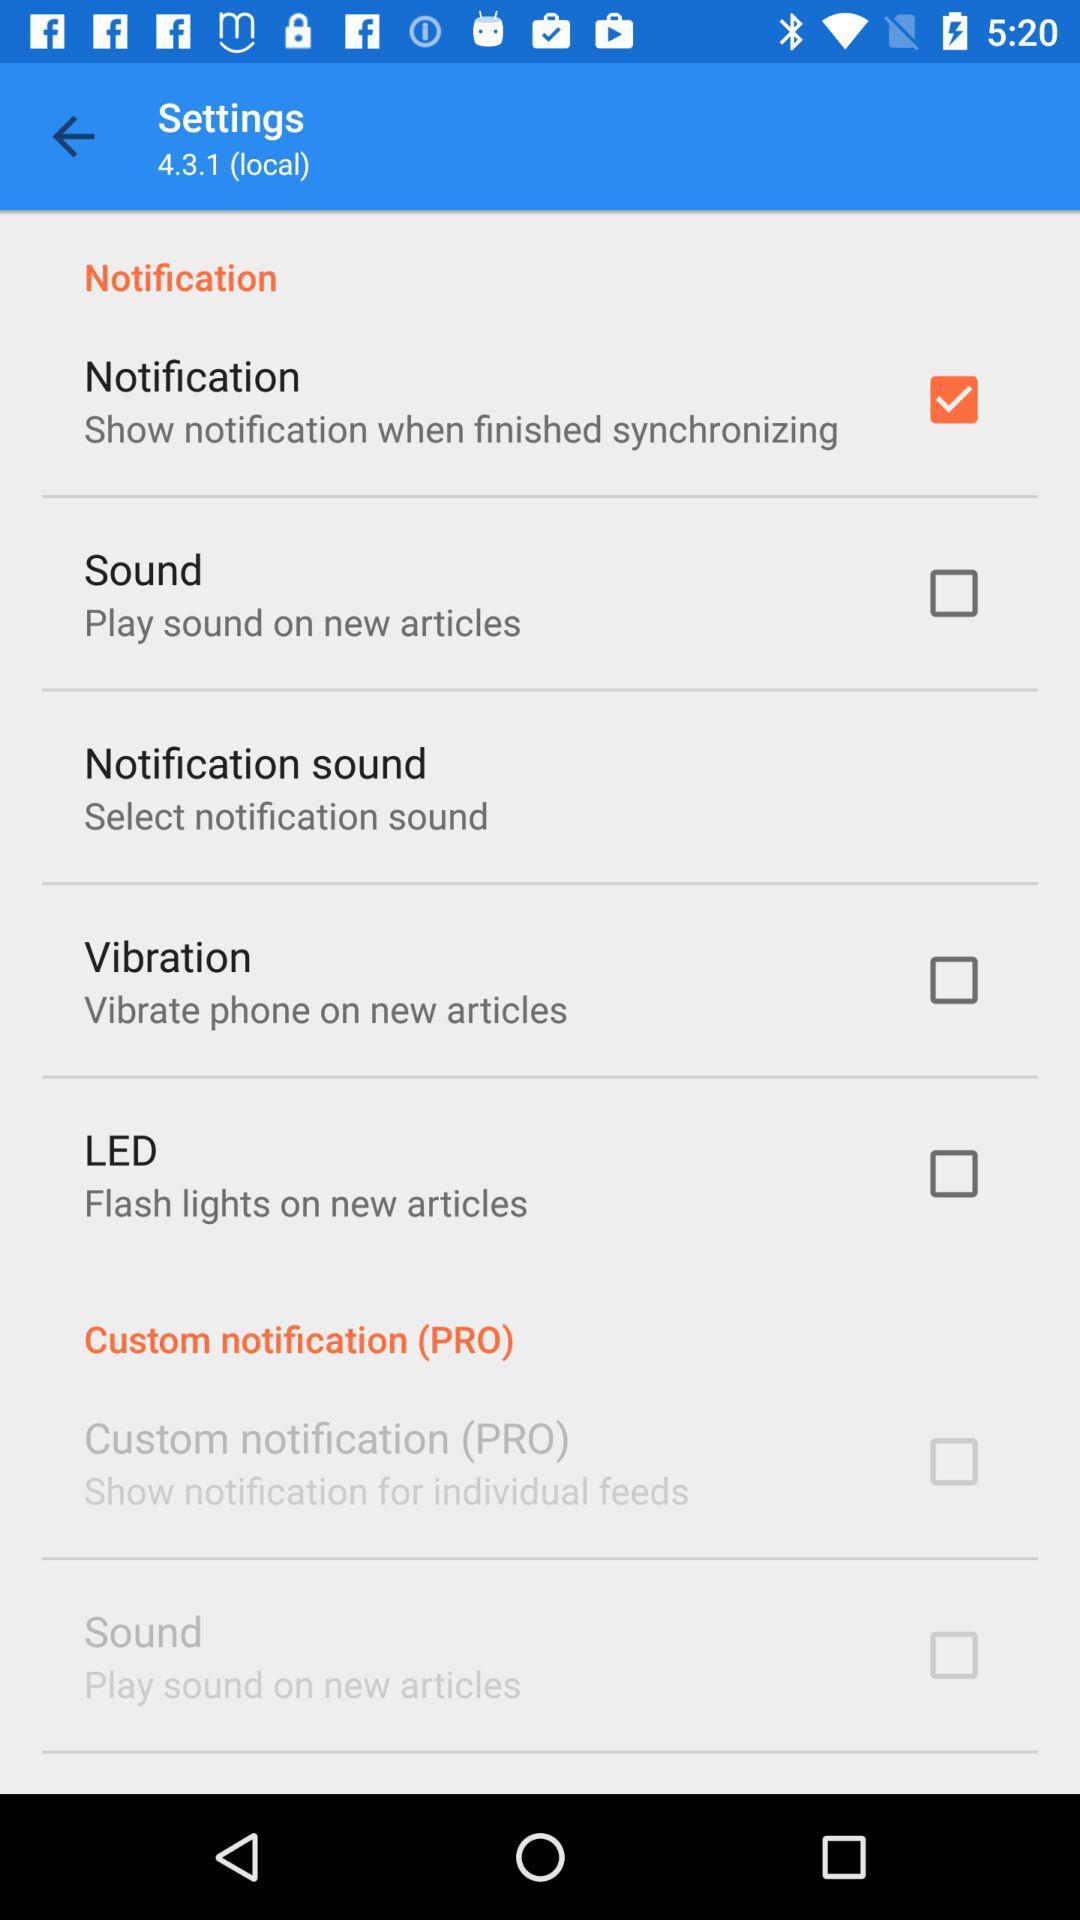  What do you see at coordinates (324, 1008) in the screenshot?
I see `vibrate phone on` at bounding box center [324, 1008].